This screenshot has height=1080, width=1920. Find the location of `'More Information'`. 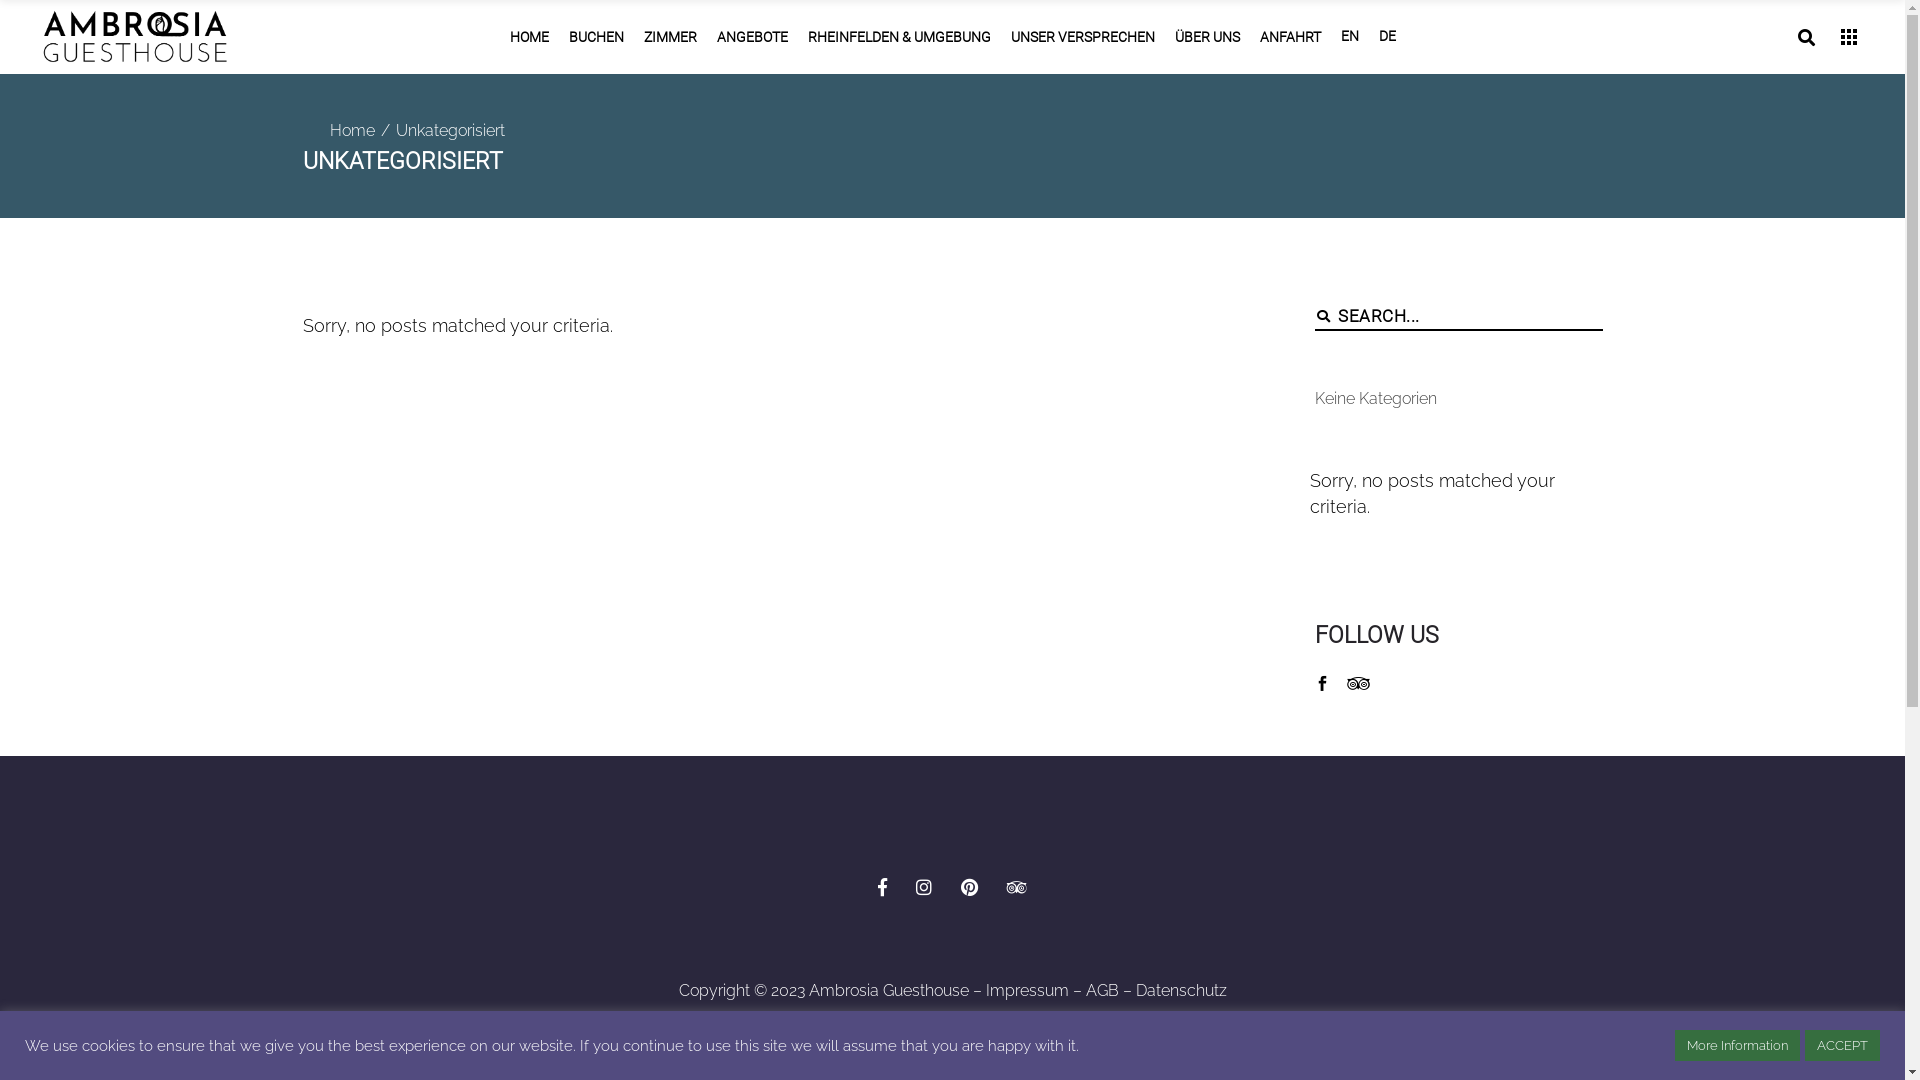

'More Information' is located at coordinates (1736, 1044).